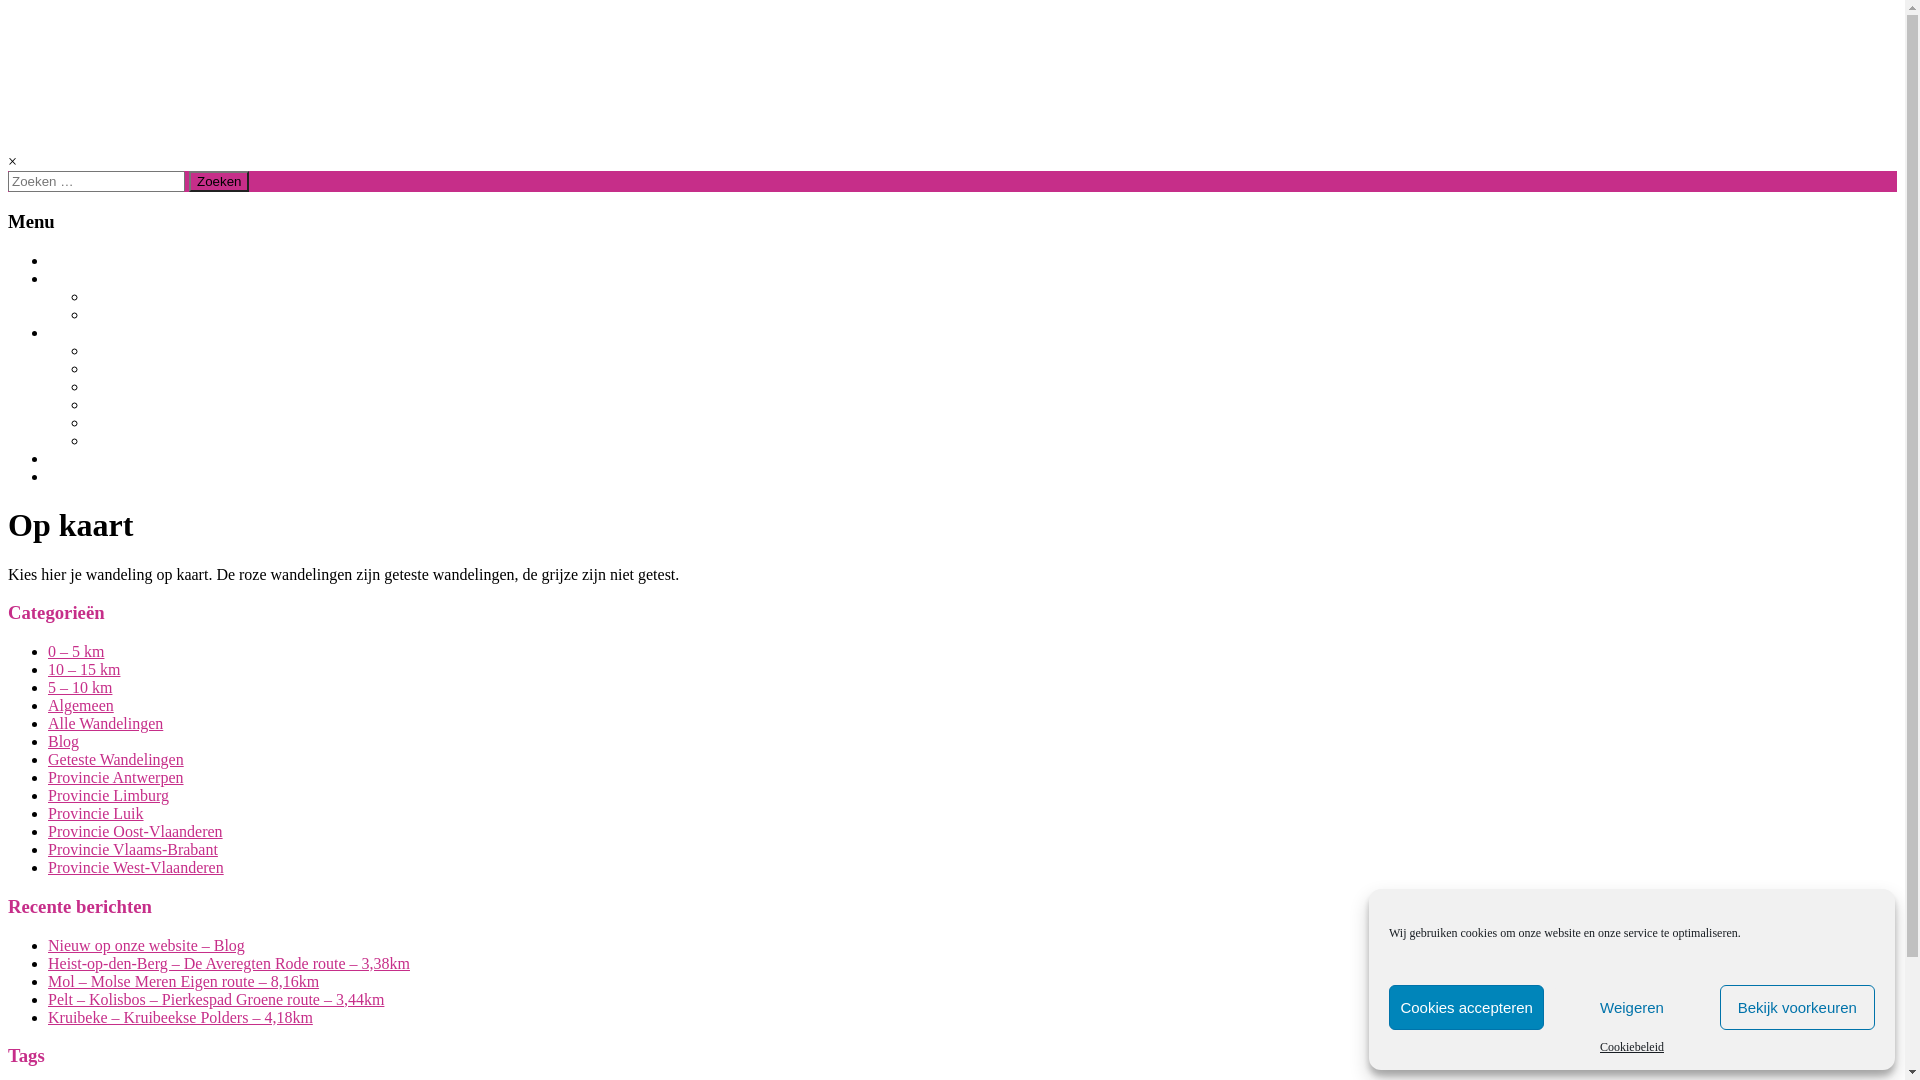  I want to click on 'Provincie West-Vlaanderen', so click(134, 866).